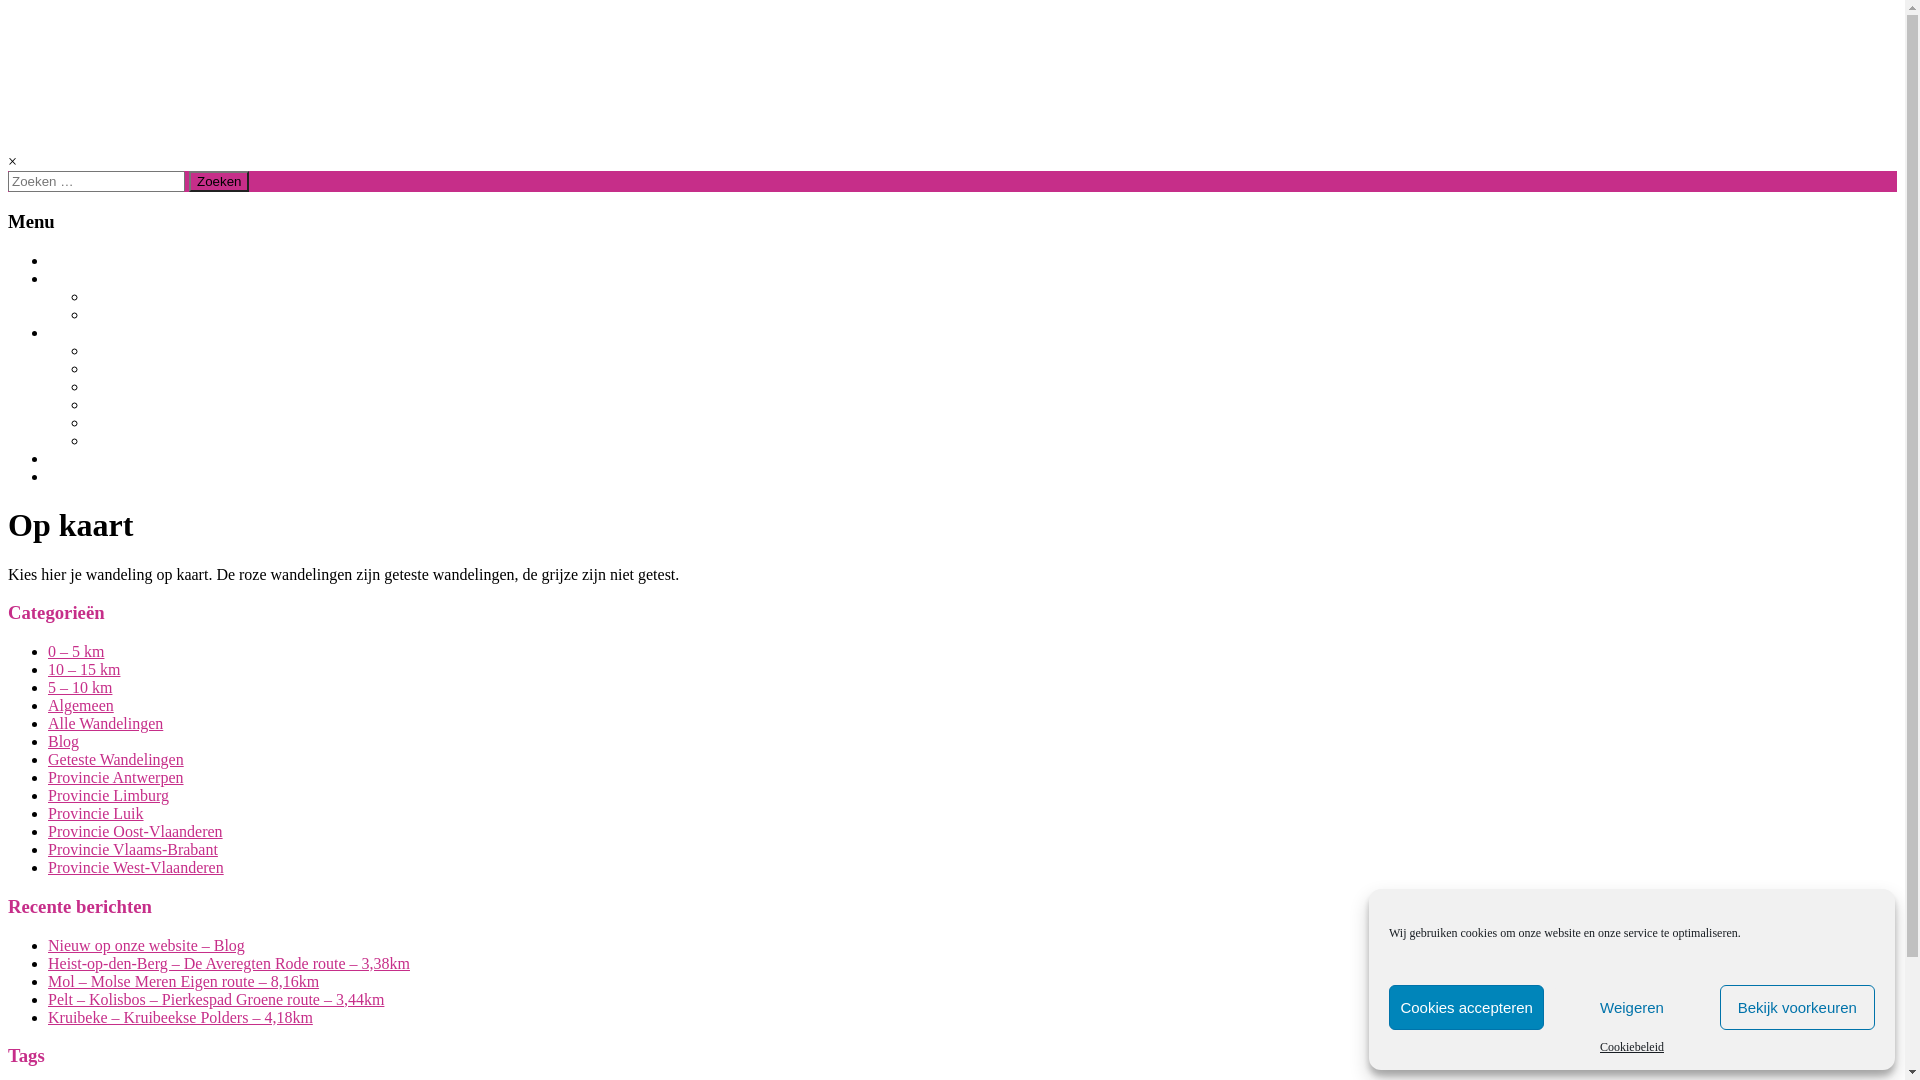  I want to click on 'Provincie West-Vlaanderen', so click(134, 866).